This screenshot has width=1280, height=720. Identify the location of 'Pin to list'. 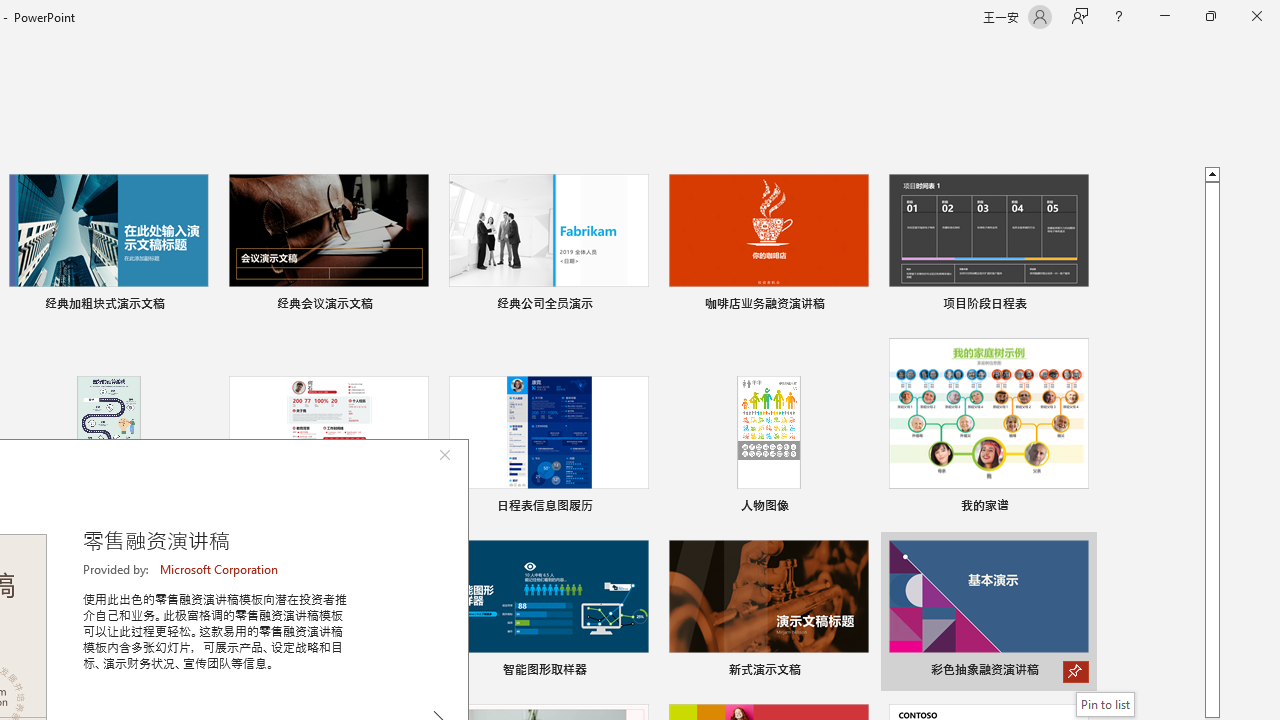
(1074, 672).